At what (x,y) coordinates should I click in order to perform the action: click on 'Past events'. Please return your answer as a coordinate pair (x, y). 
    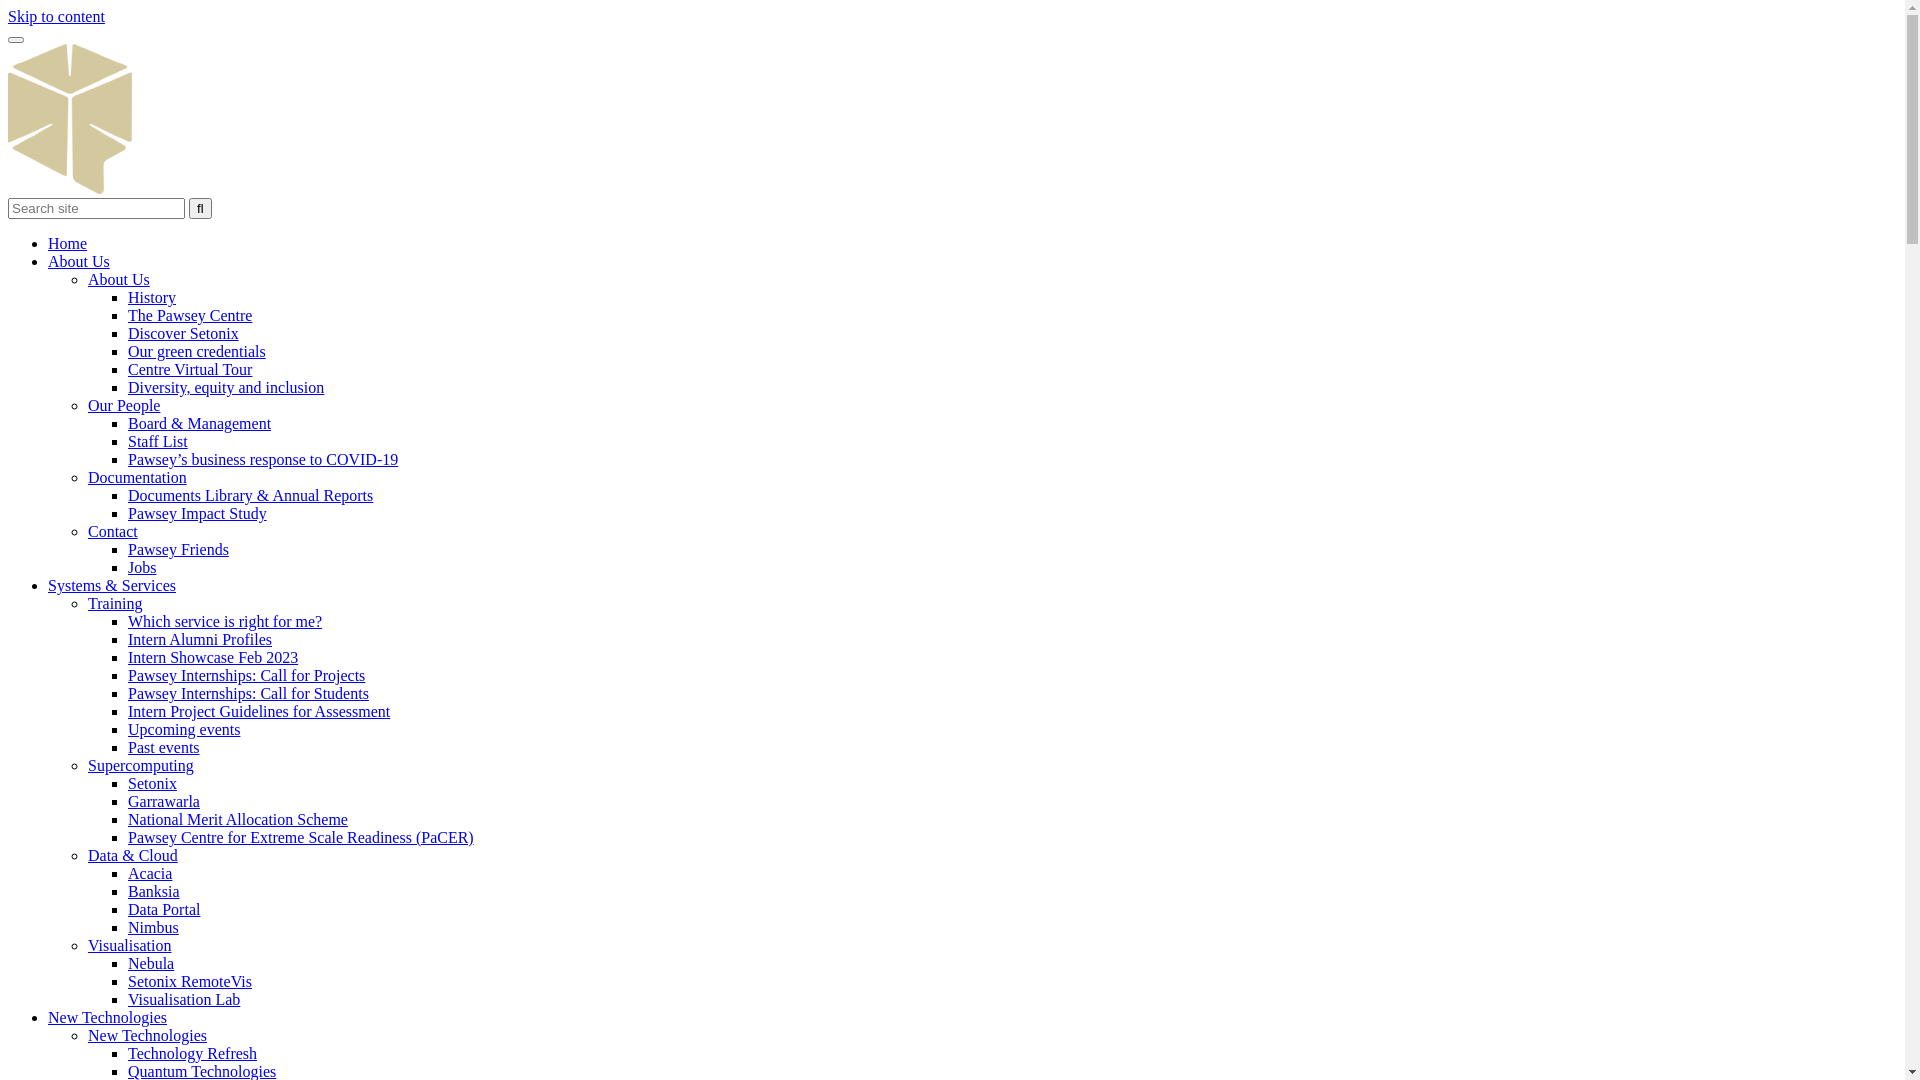
    Looking at the image, I should click on (127, 747).